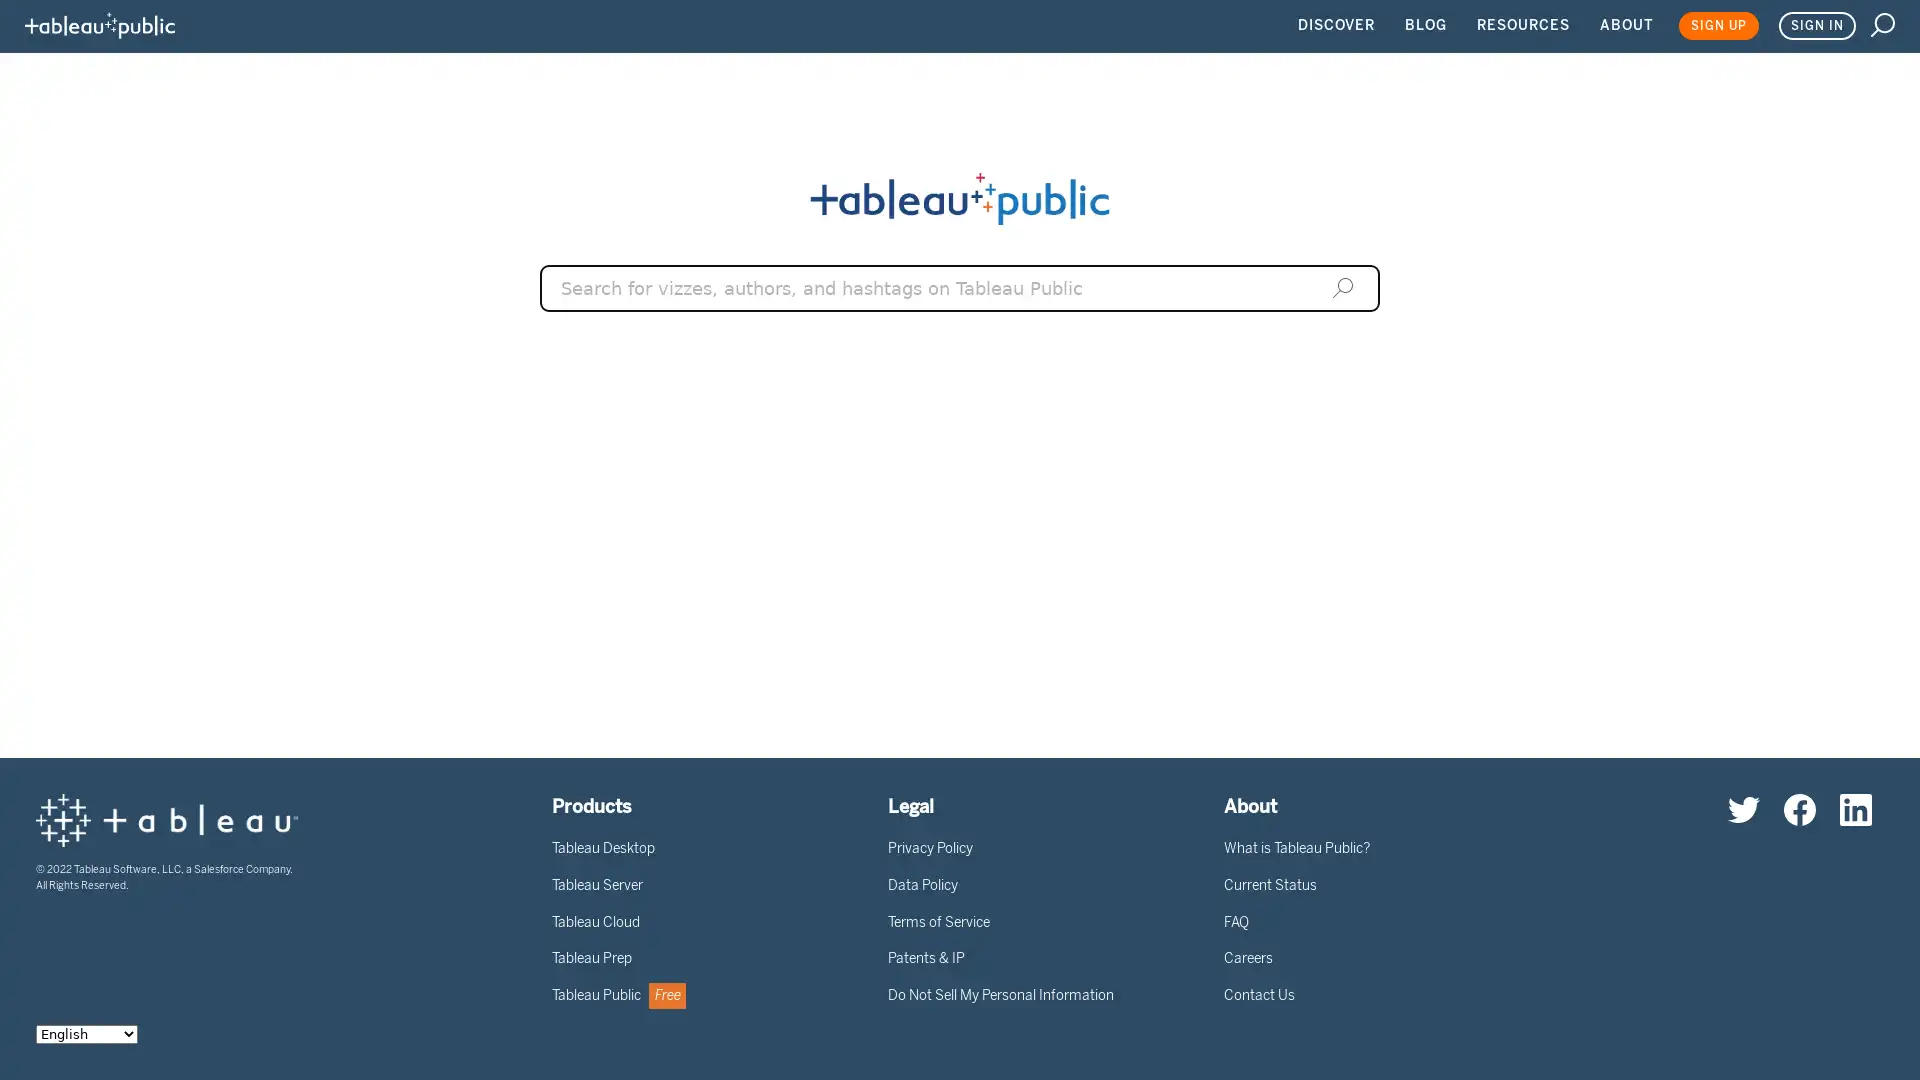 Image resolution: width=1920 pixels, height=1080 pixels. I want to click on Facebook link, so click(1800, 808).